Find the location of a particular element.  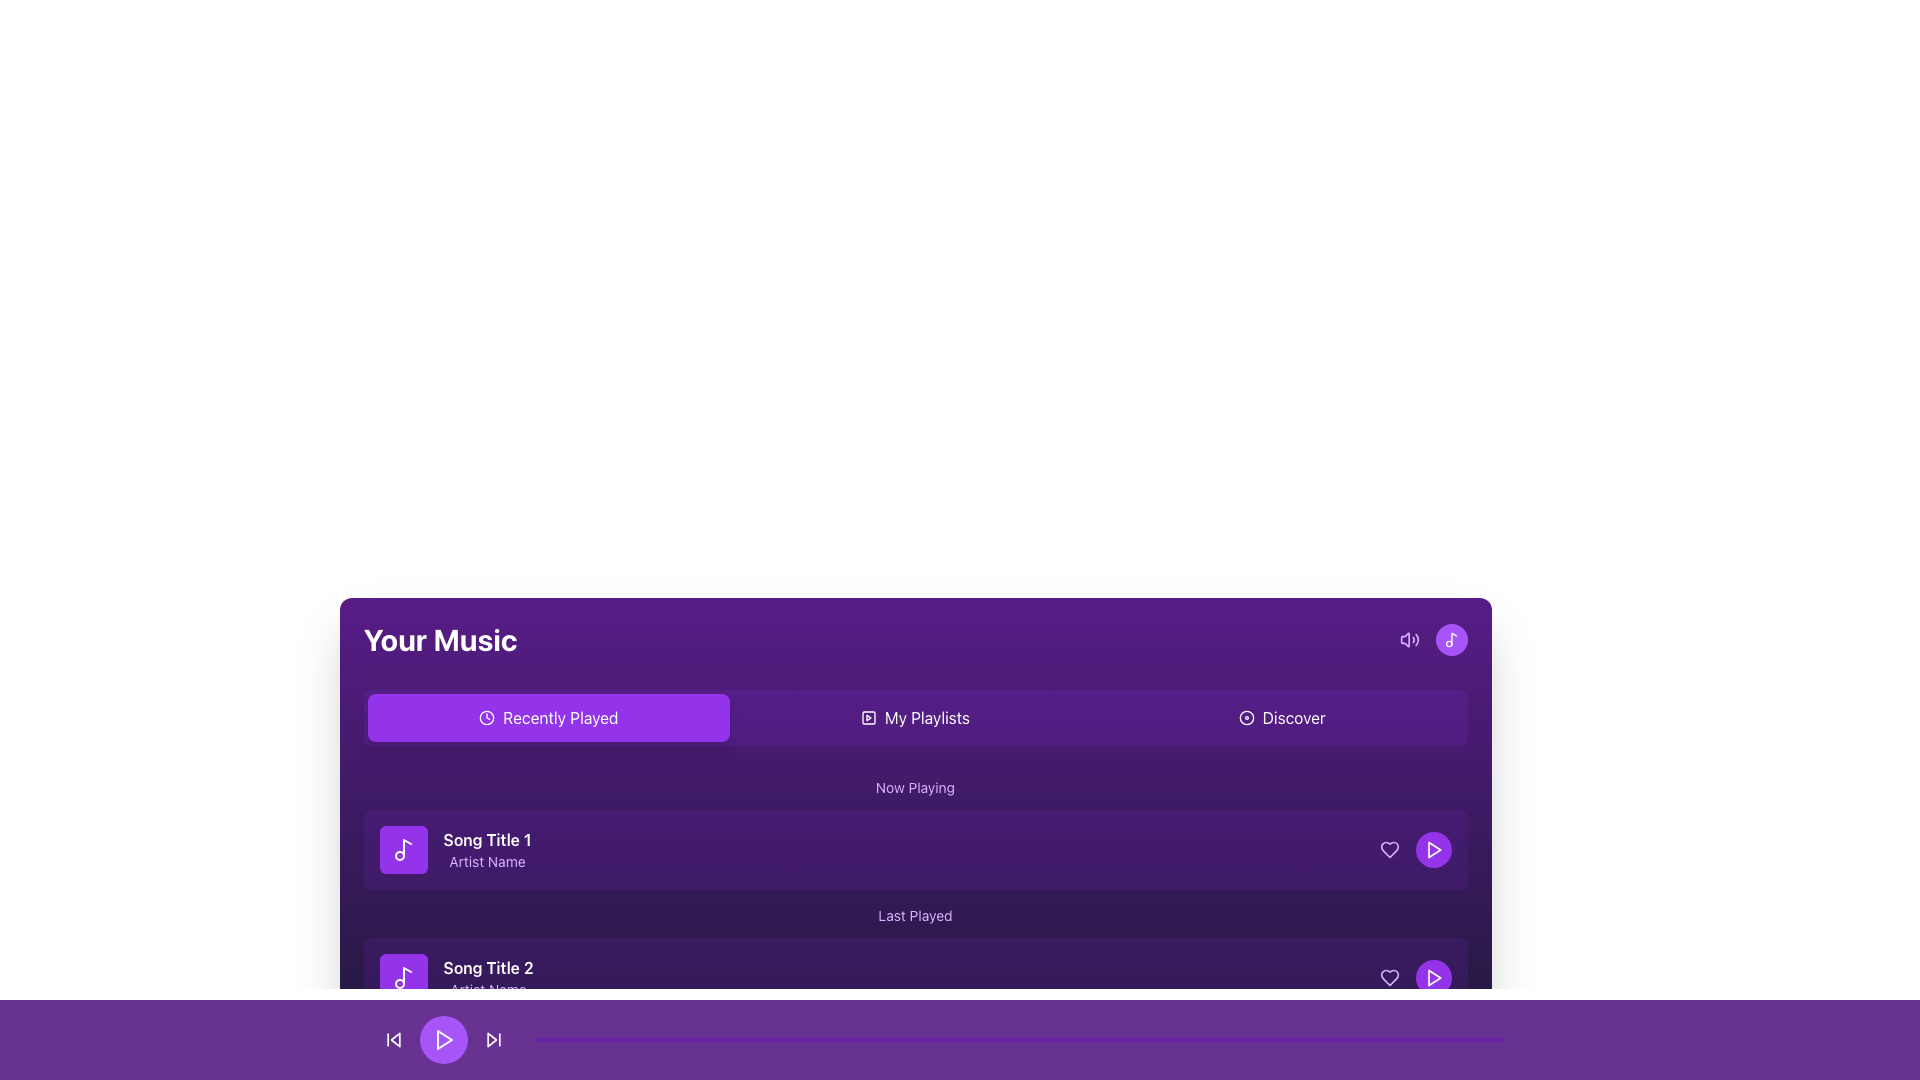

the List Item representing 'Song Title 2' by 'Artist Name' is located at coordinates (455, 977).